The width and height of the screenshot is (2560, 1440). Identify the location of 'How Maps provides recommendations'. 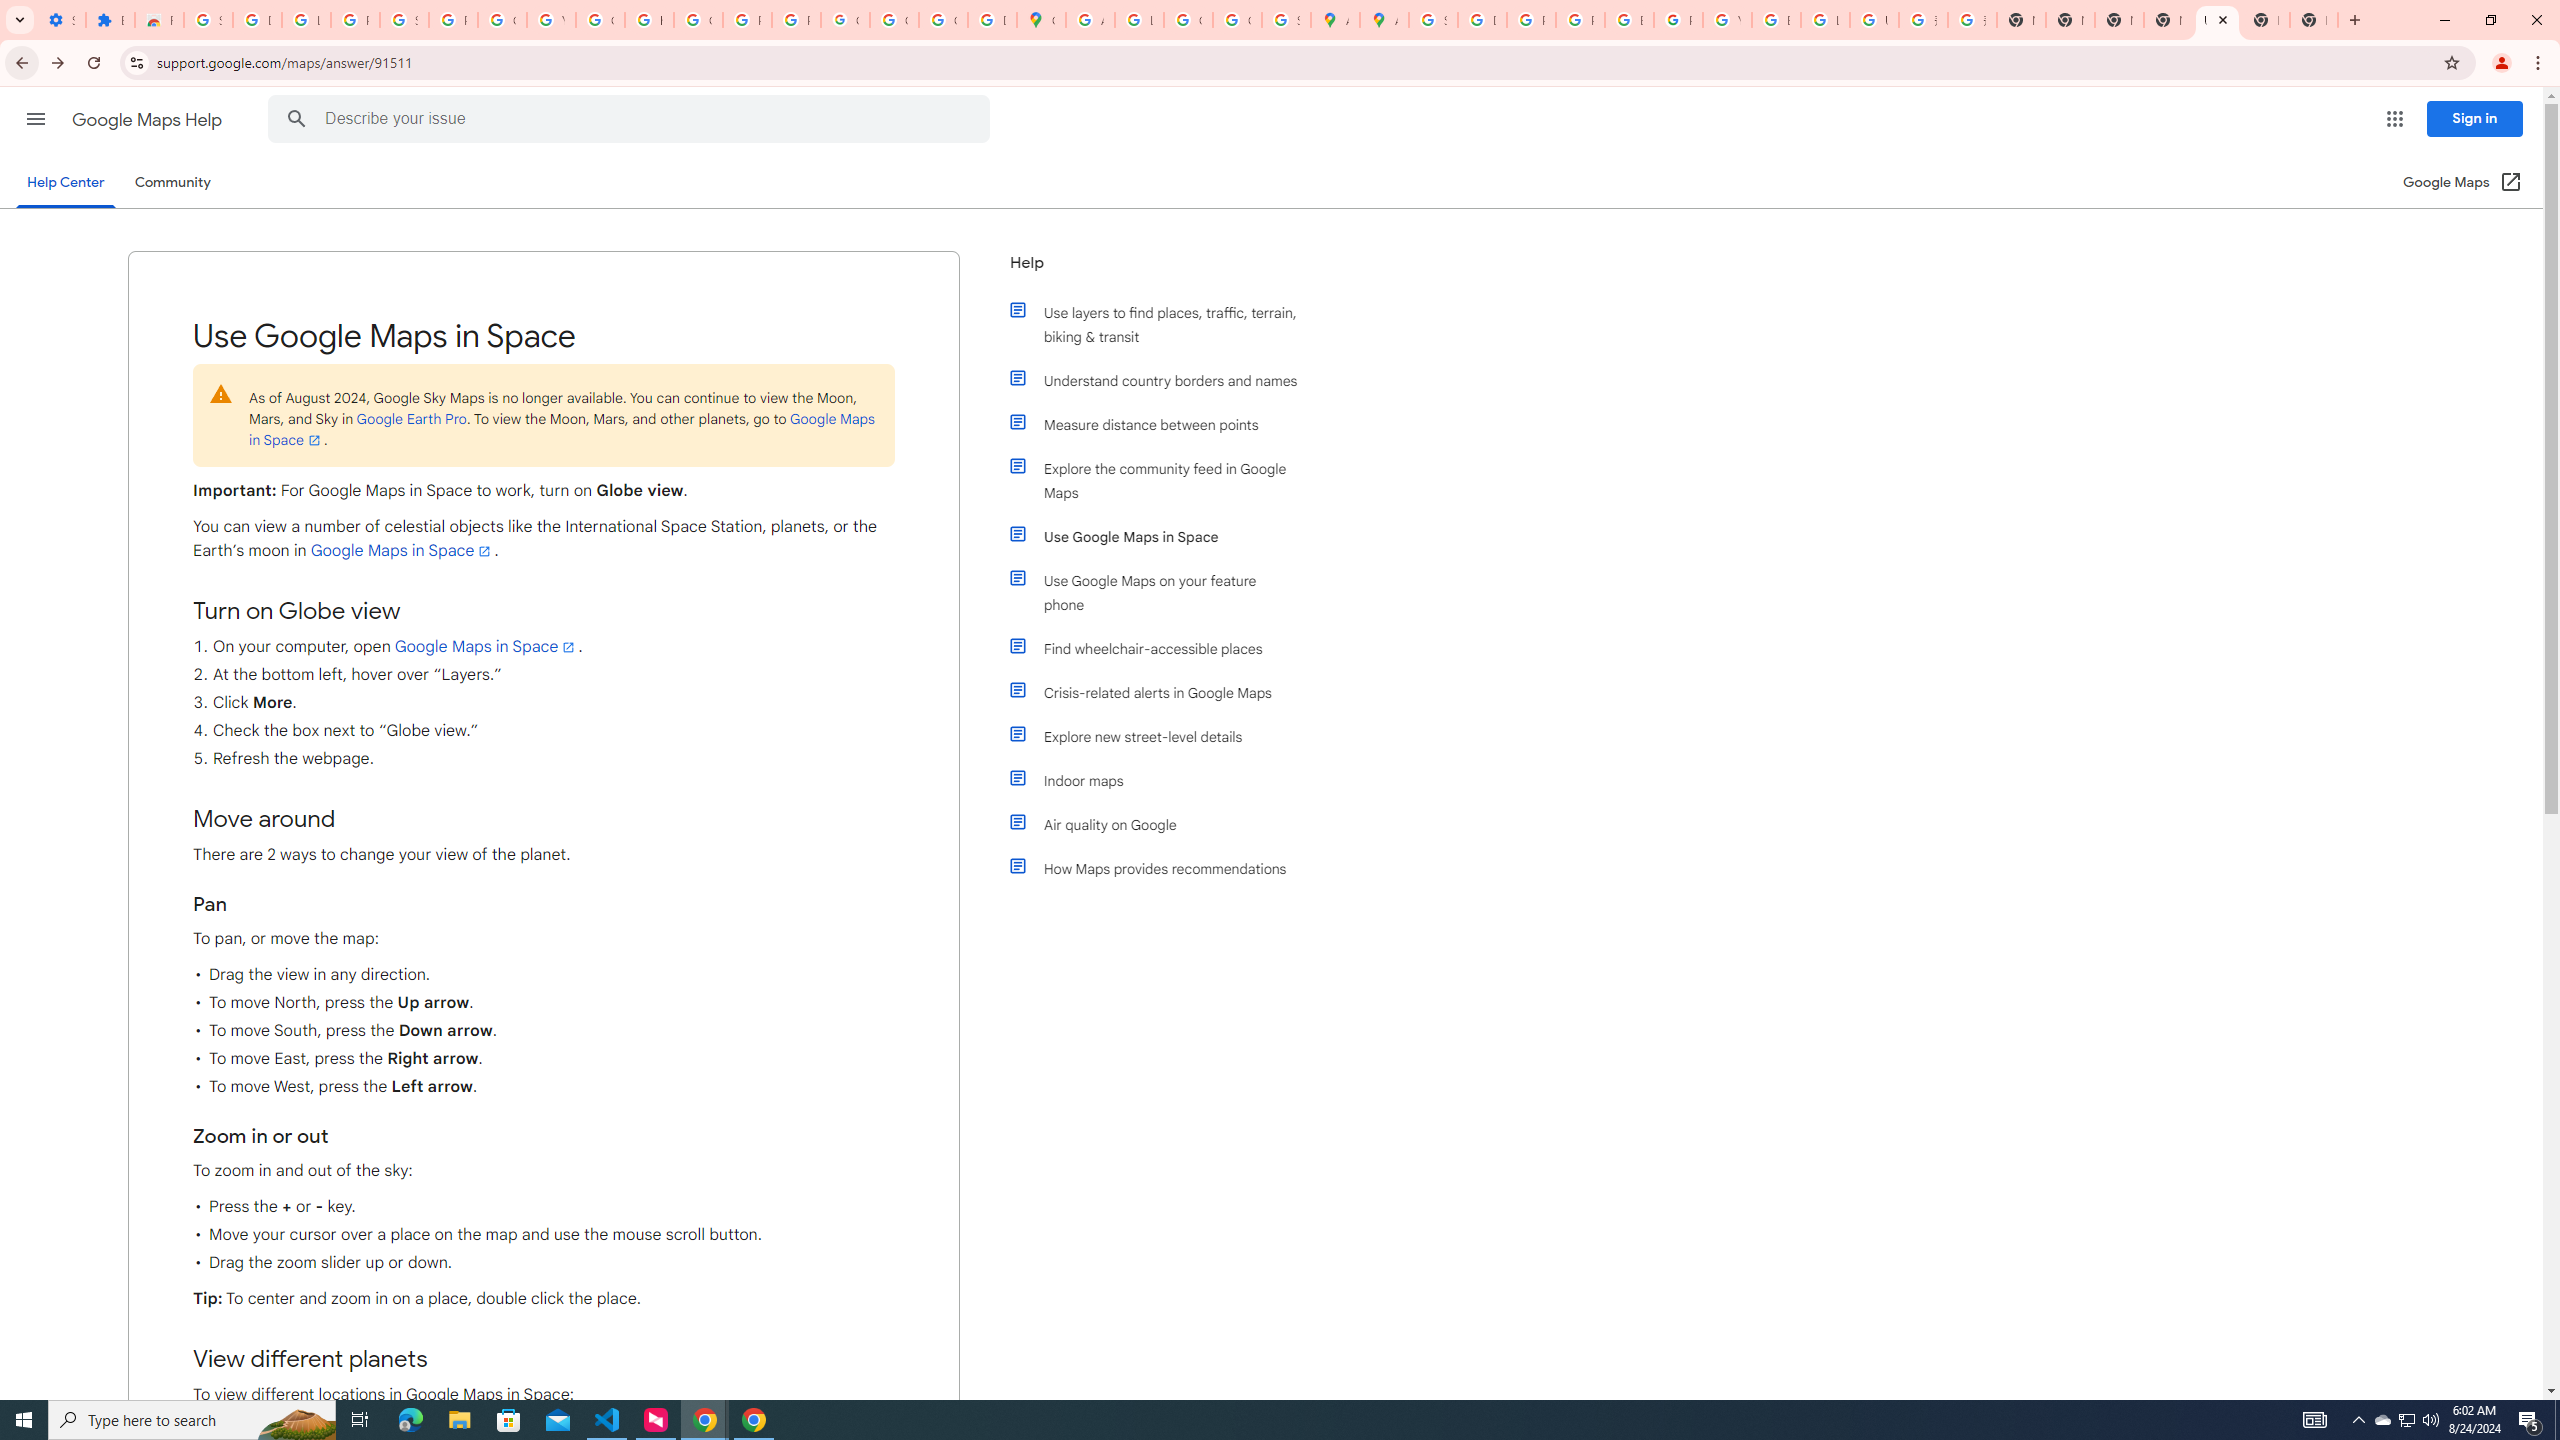
(1162, 869).